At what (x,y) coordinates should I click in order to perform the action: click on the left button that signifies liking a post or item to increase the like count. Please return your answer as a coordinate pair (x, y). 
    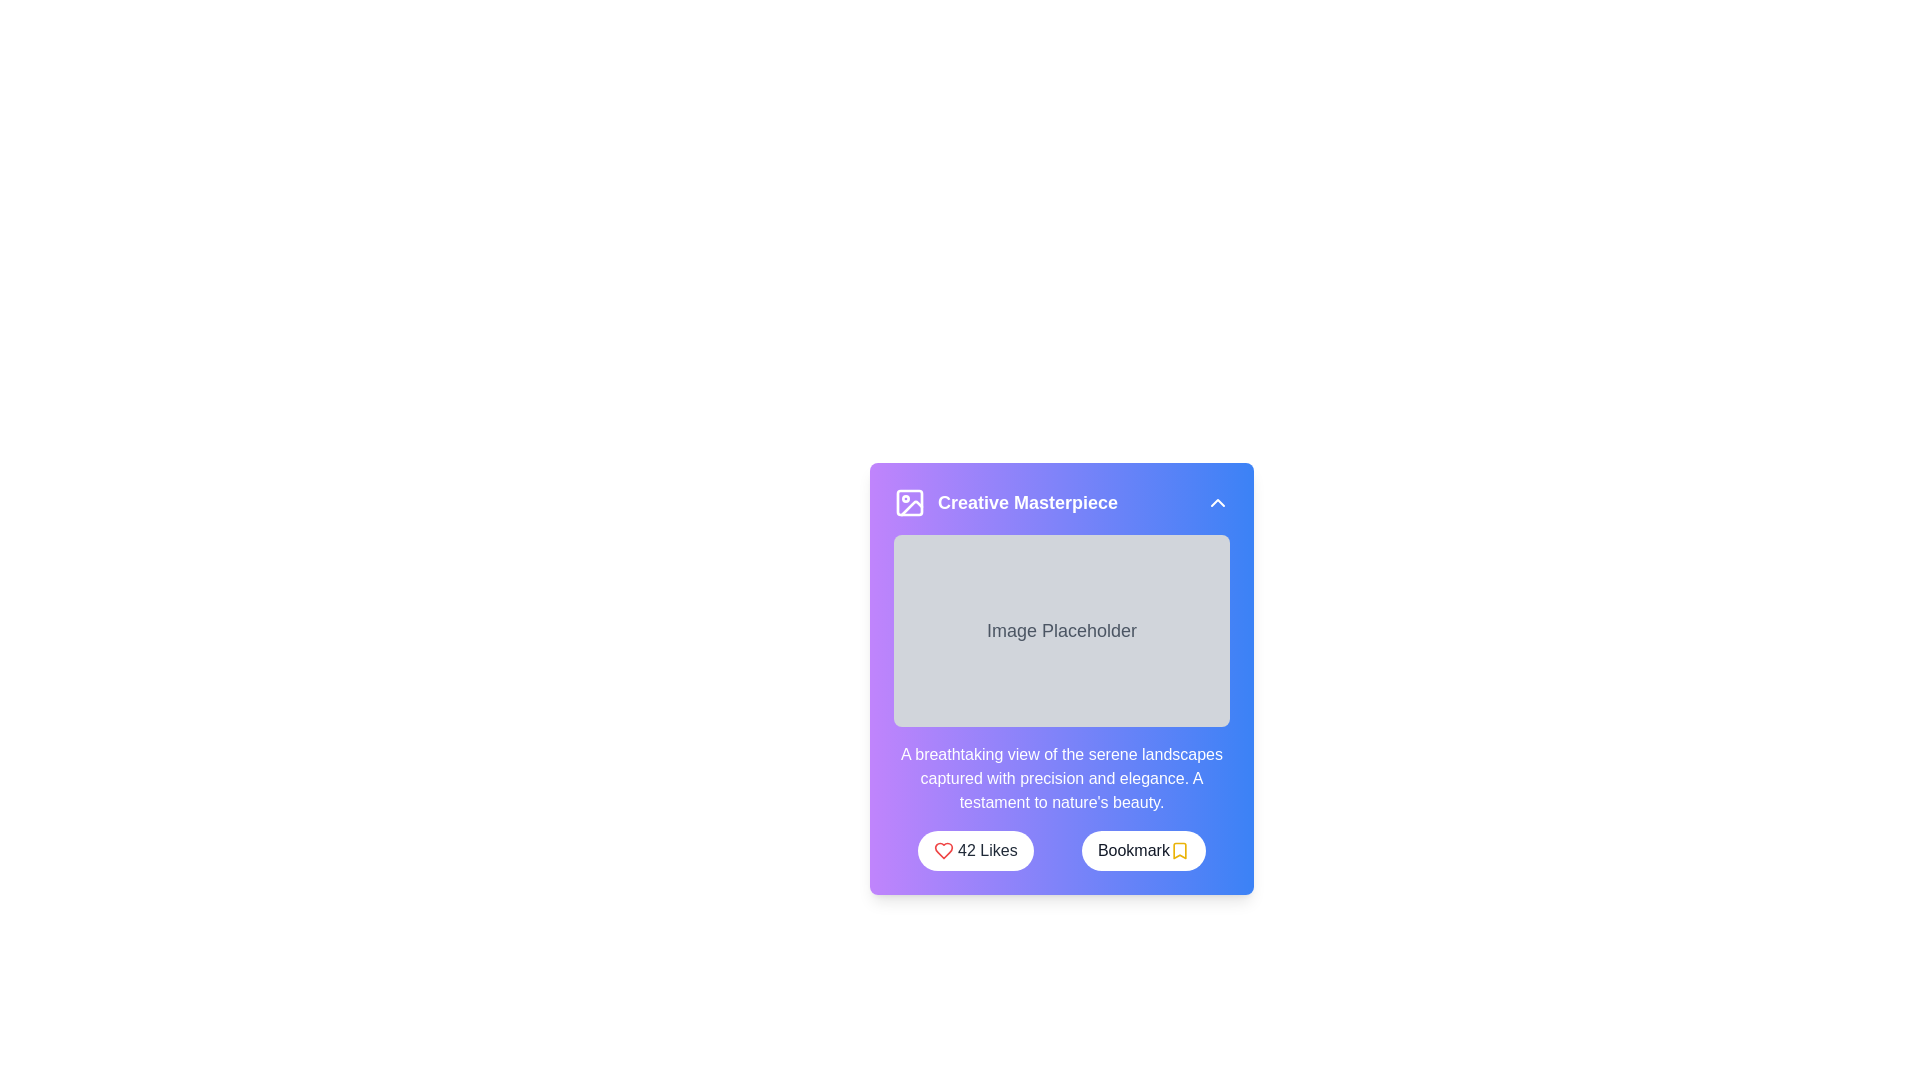
    Looking at the image, I should click on (975, 851).